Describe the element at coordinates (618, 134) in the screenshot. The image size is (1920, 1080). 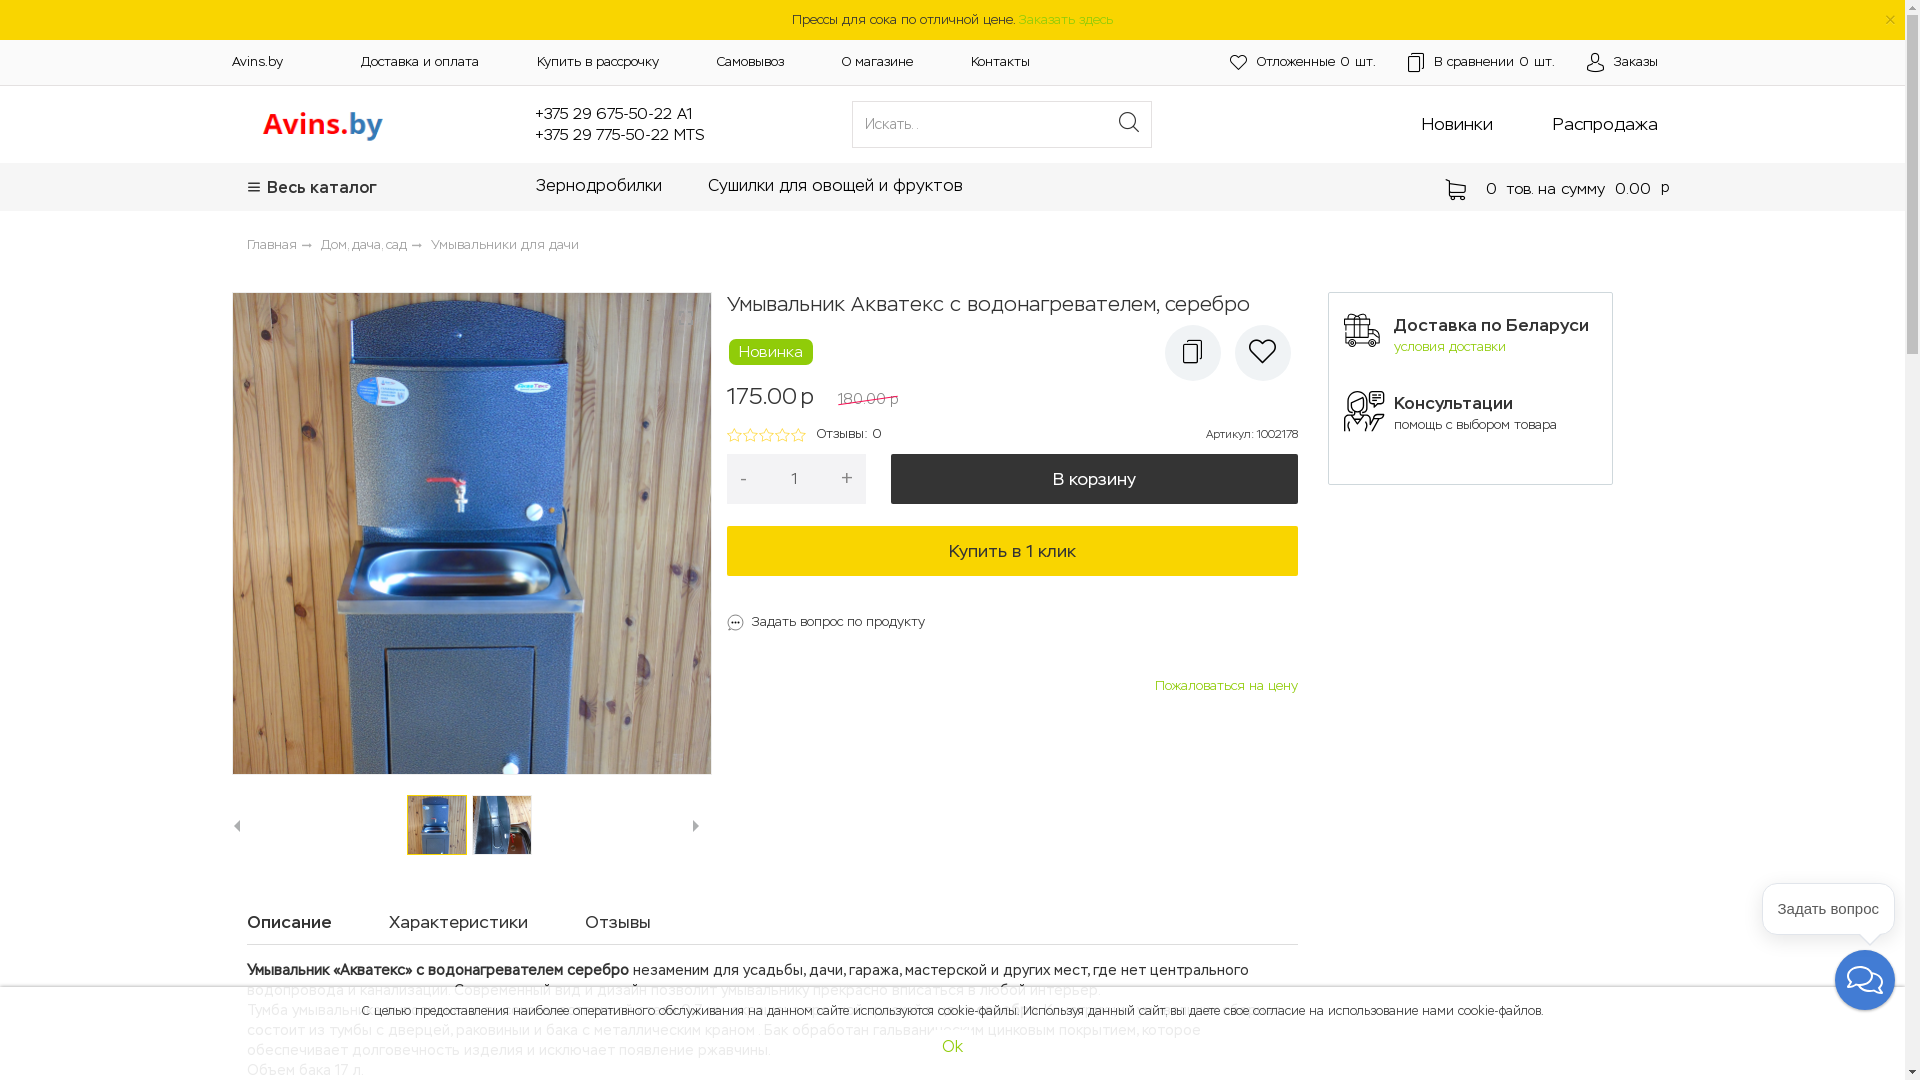
I see `'+375 29 775-50-22 MTS'` at that location.